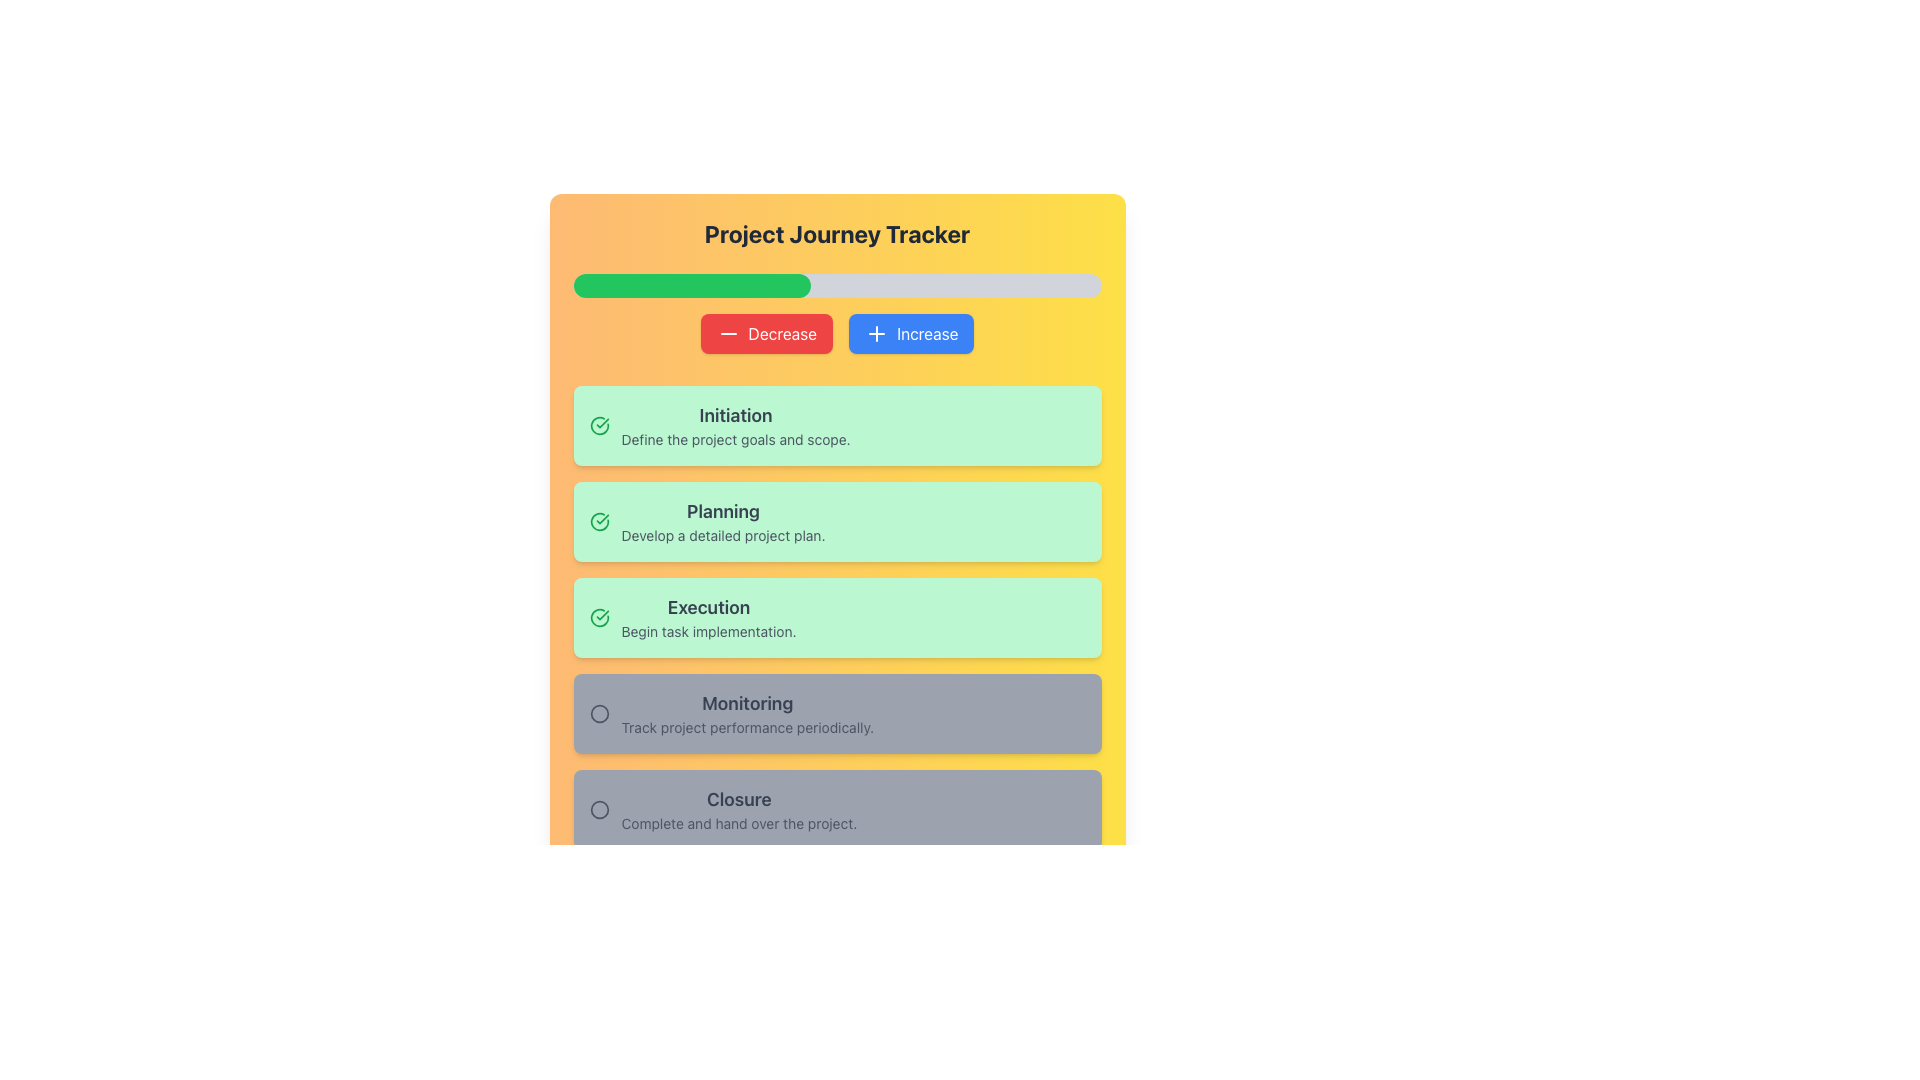  I want to click on bolded text label 'Closure' which is prominently displayed in larger font and darker gray color within the 'Closure' section of the 'Project Journey Tracker' list, so click(738, 798).